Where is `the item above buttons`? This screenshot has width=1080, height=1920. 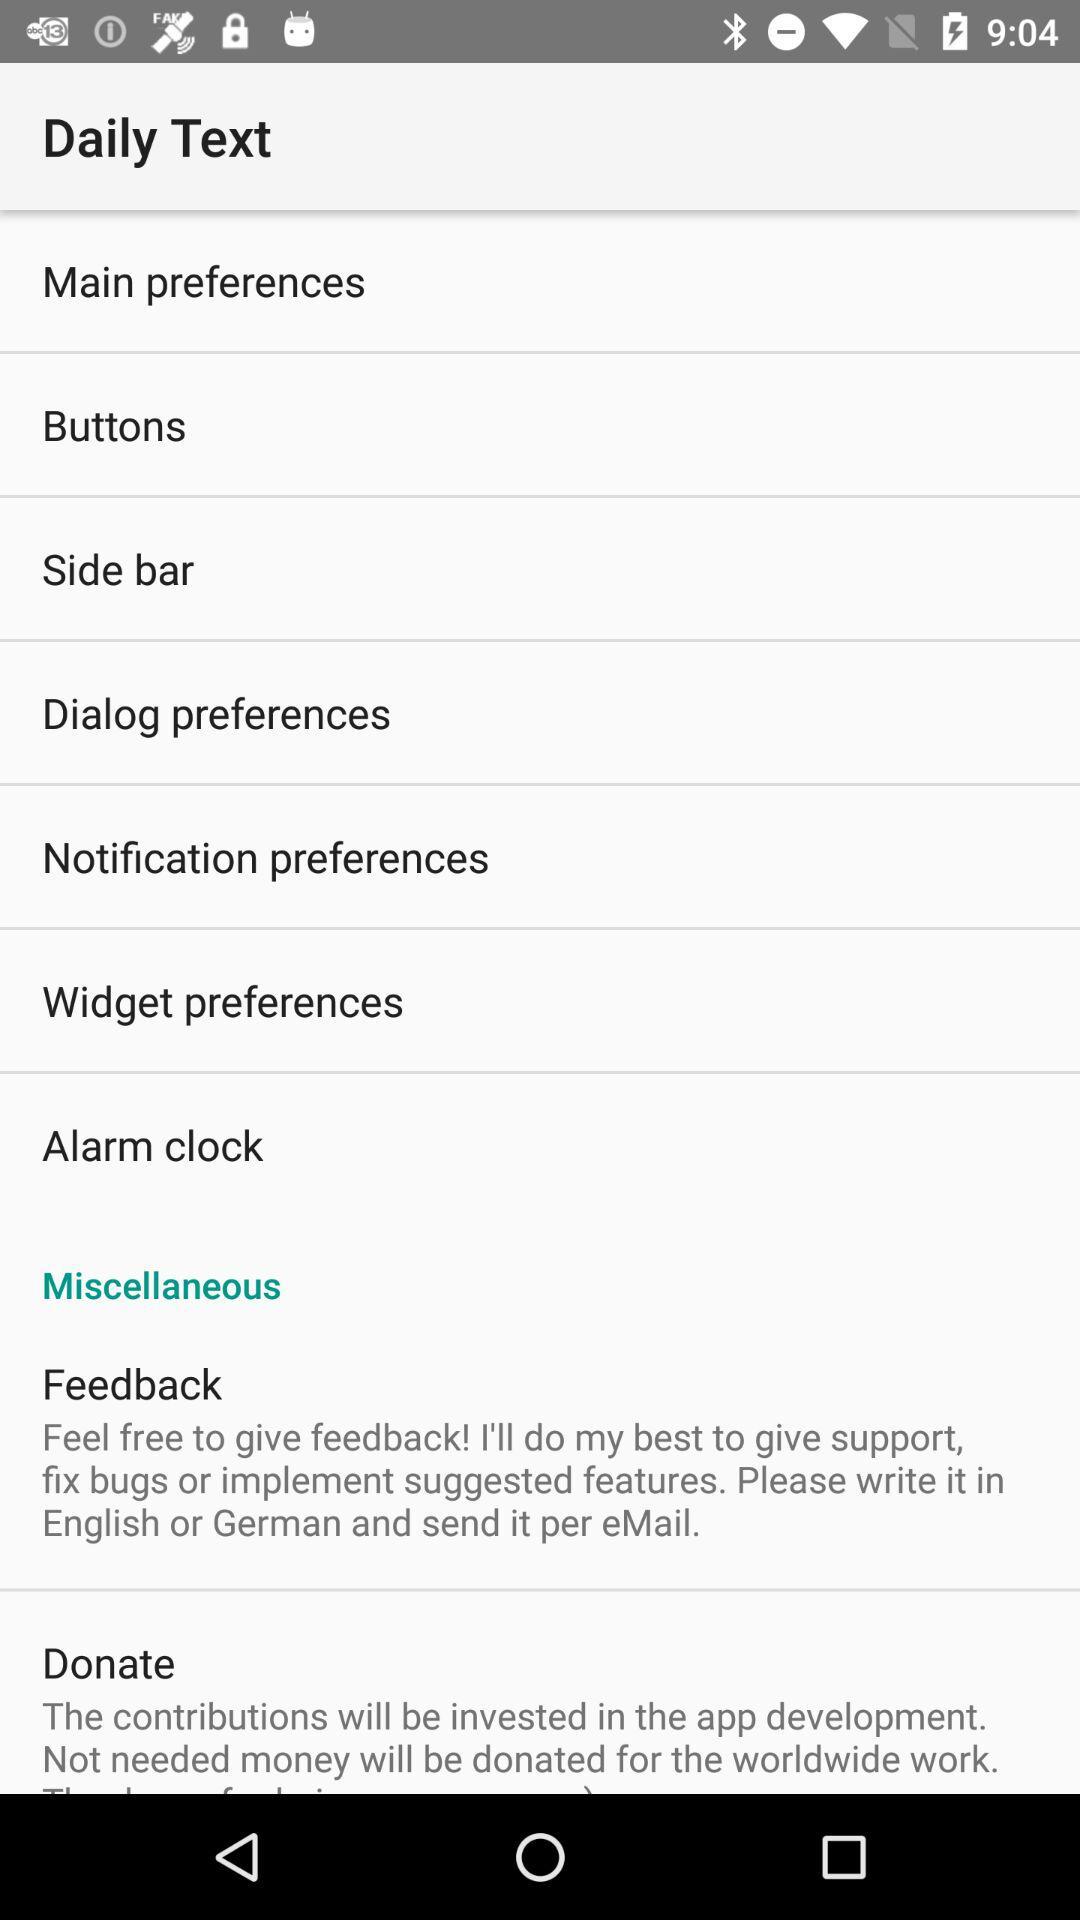
the item above buttons is located at coordinates (204, 279).